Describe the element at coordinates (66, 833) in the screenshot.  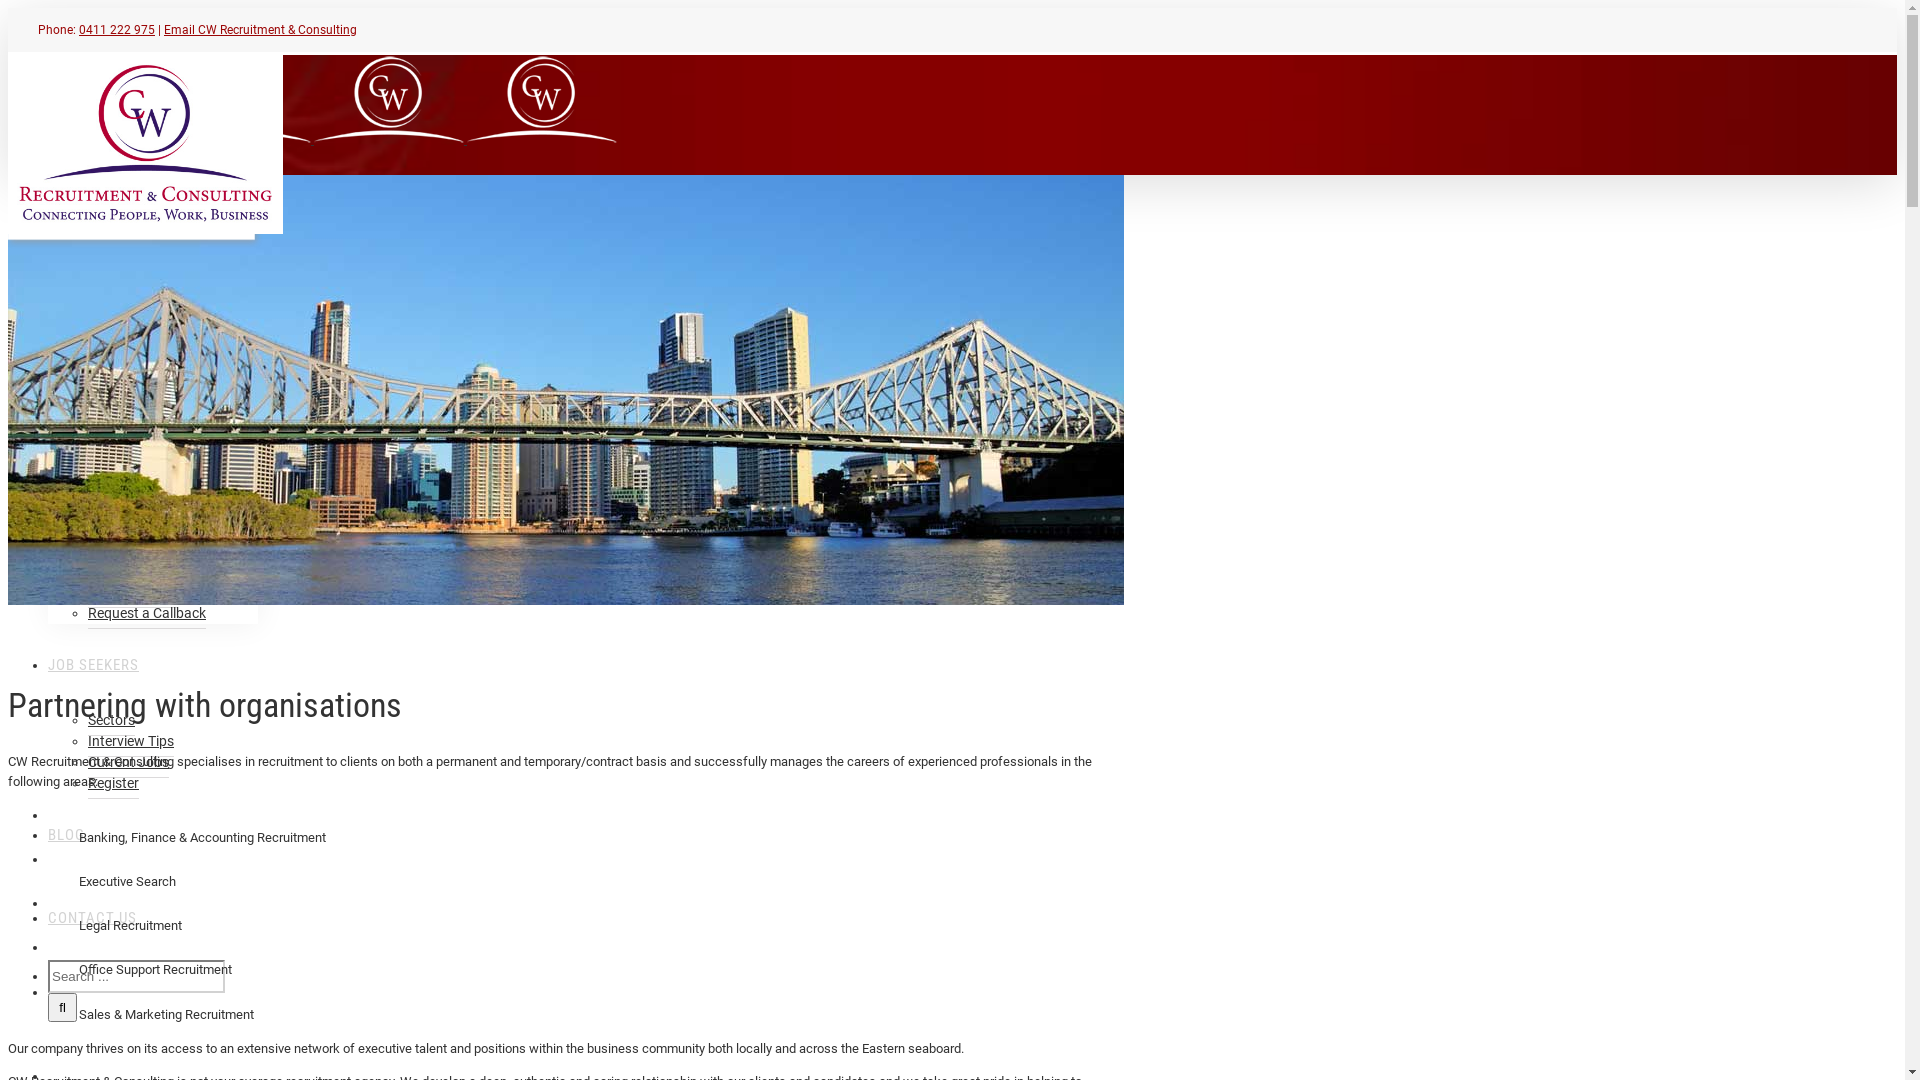
I see `'BLOG'` at that location.